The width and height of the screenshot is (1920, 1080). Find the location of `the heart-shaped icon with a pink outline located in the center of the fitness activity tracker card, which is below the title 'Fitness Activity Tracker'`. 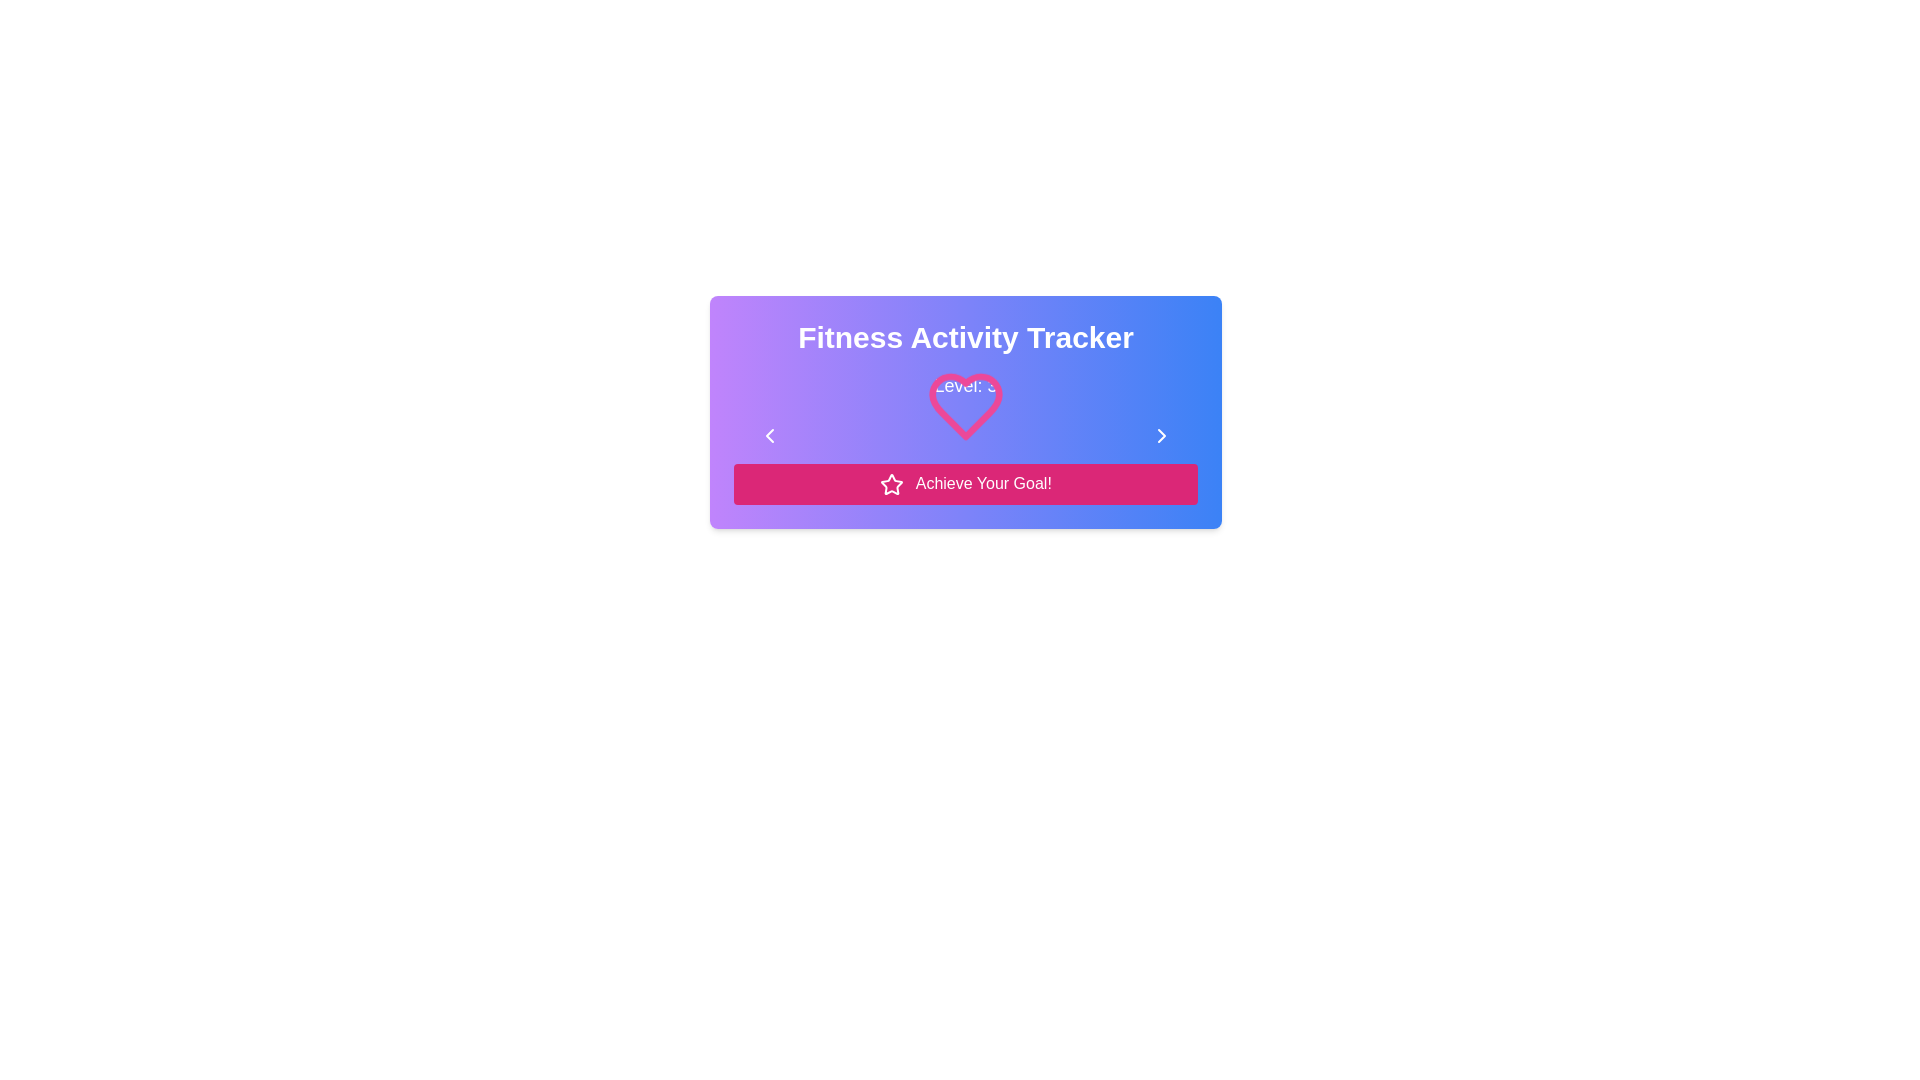

the heart-shaped icon with a pink outline located in the center of the fitness activity tracker card, which is below the title 'Fitness Activity Tracker' is located at coordinates (965, 423).